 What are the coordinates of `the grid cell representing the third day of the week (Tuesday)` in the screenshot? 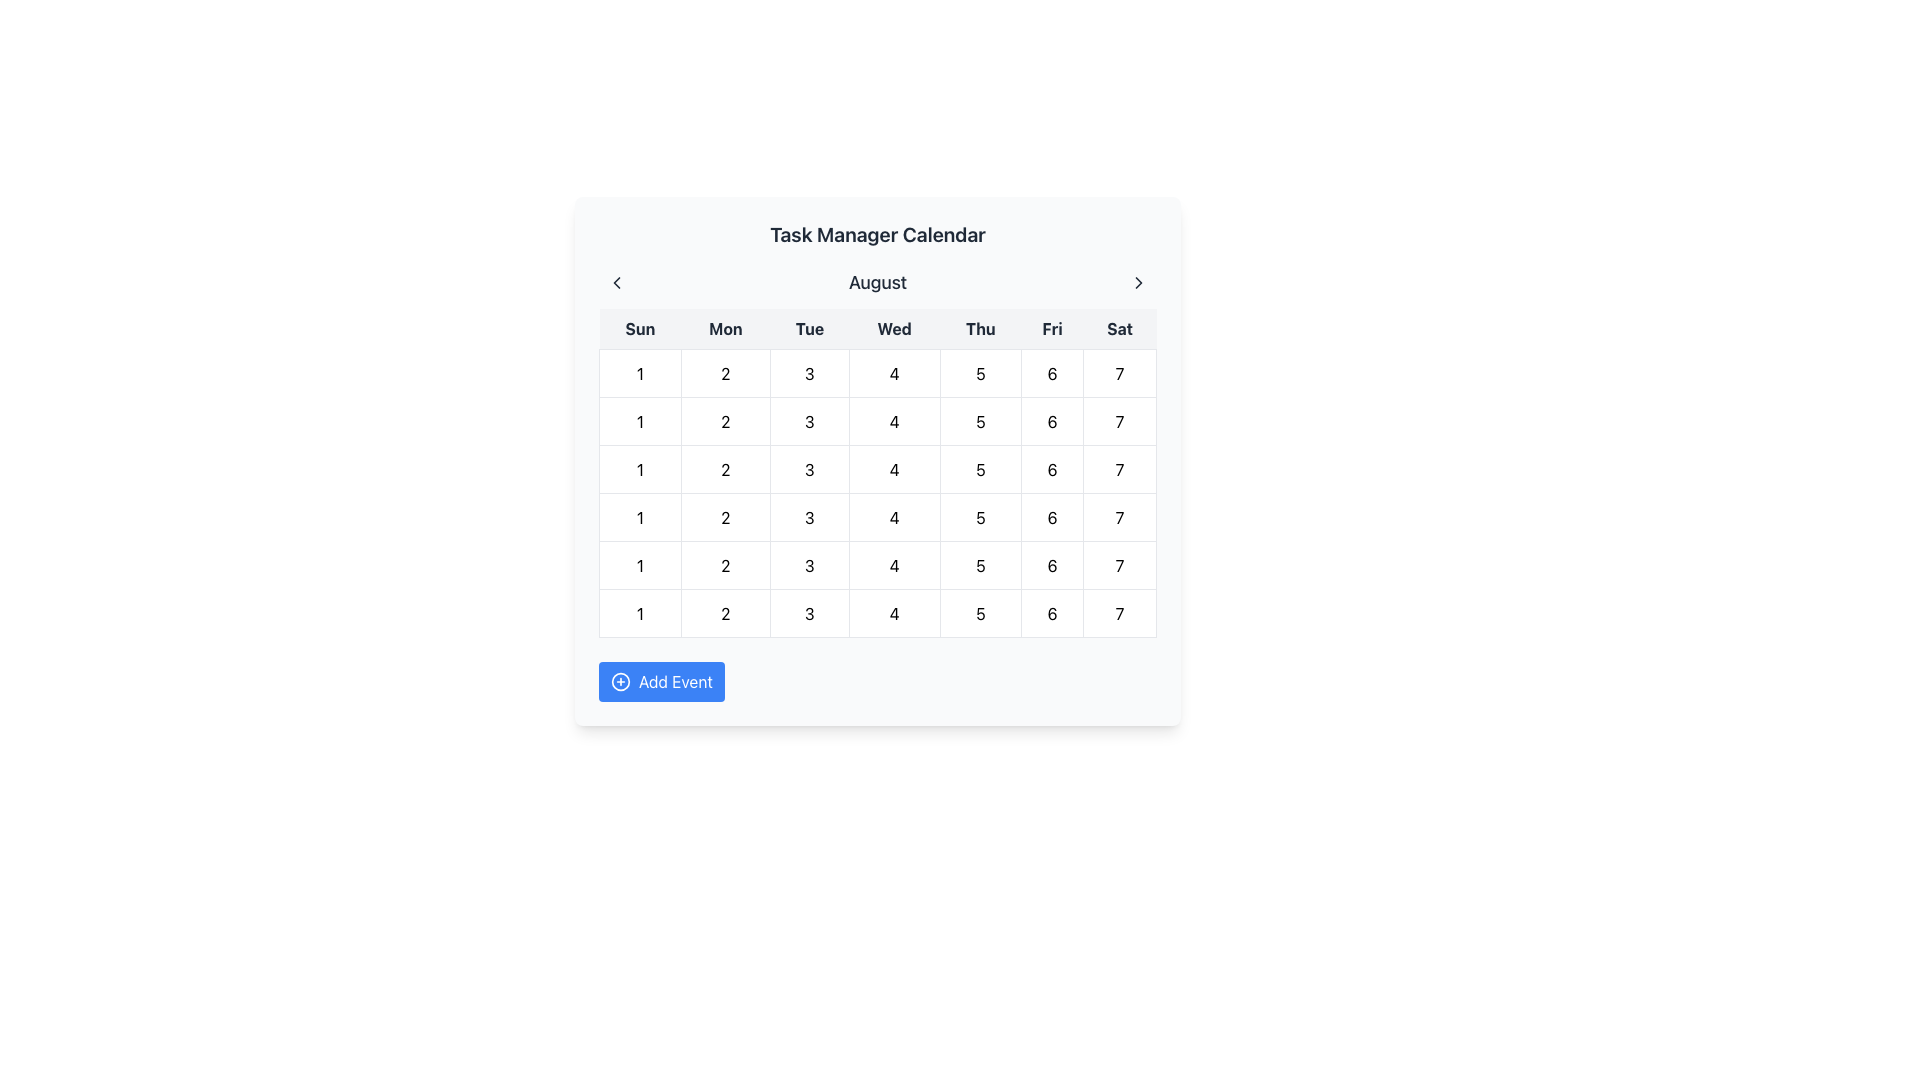 It's located at (809, 373).